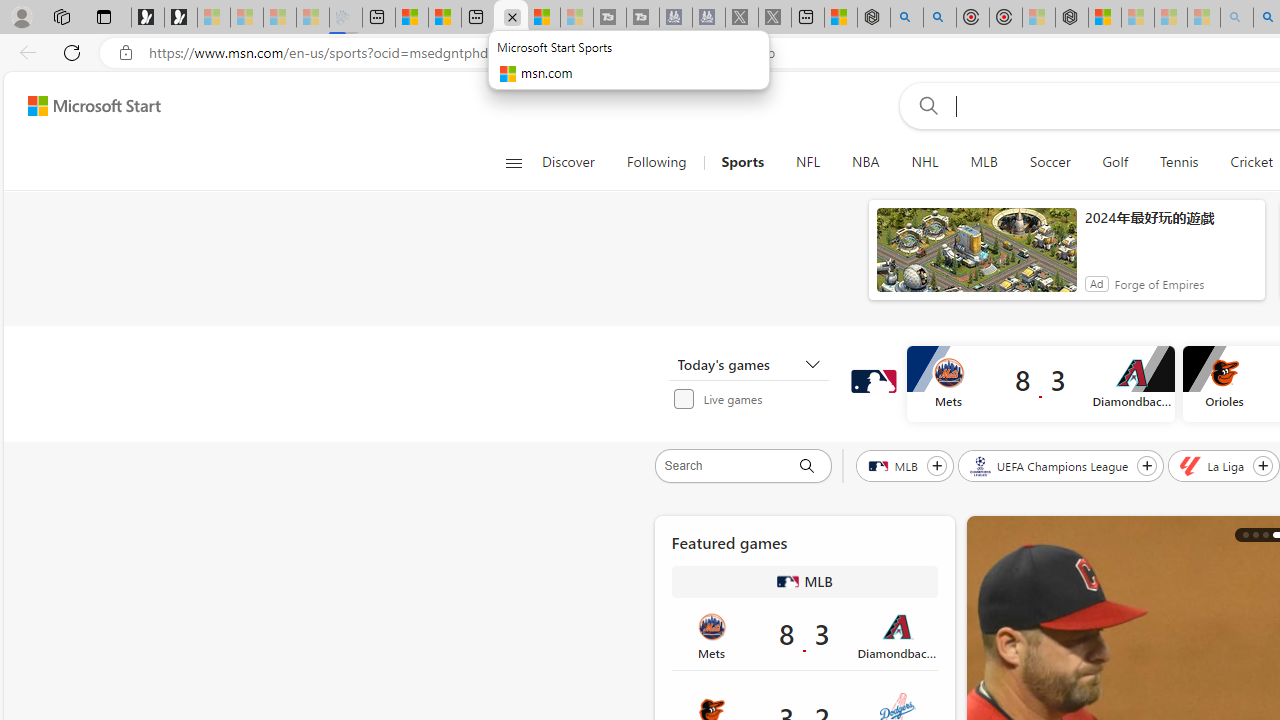  Describe the element at coordinates (866, 162) in the screenshot. I see `'NBA'` at that location.